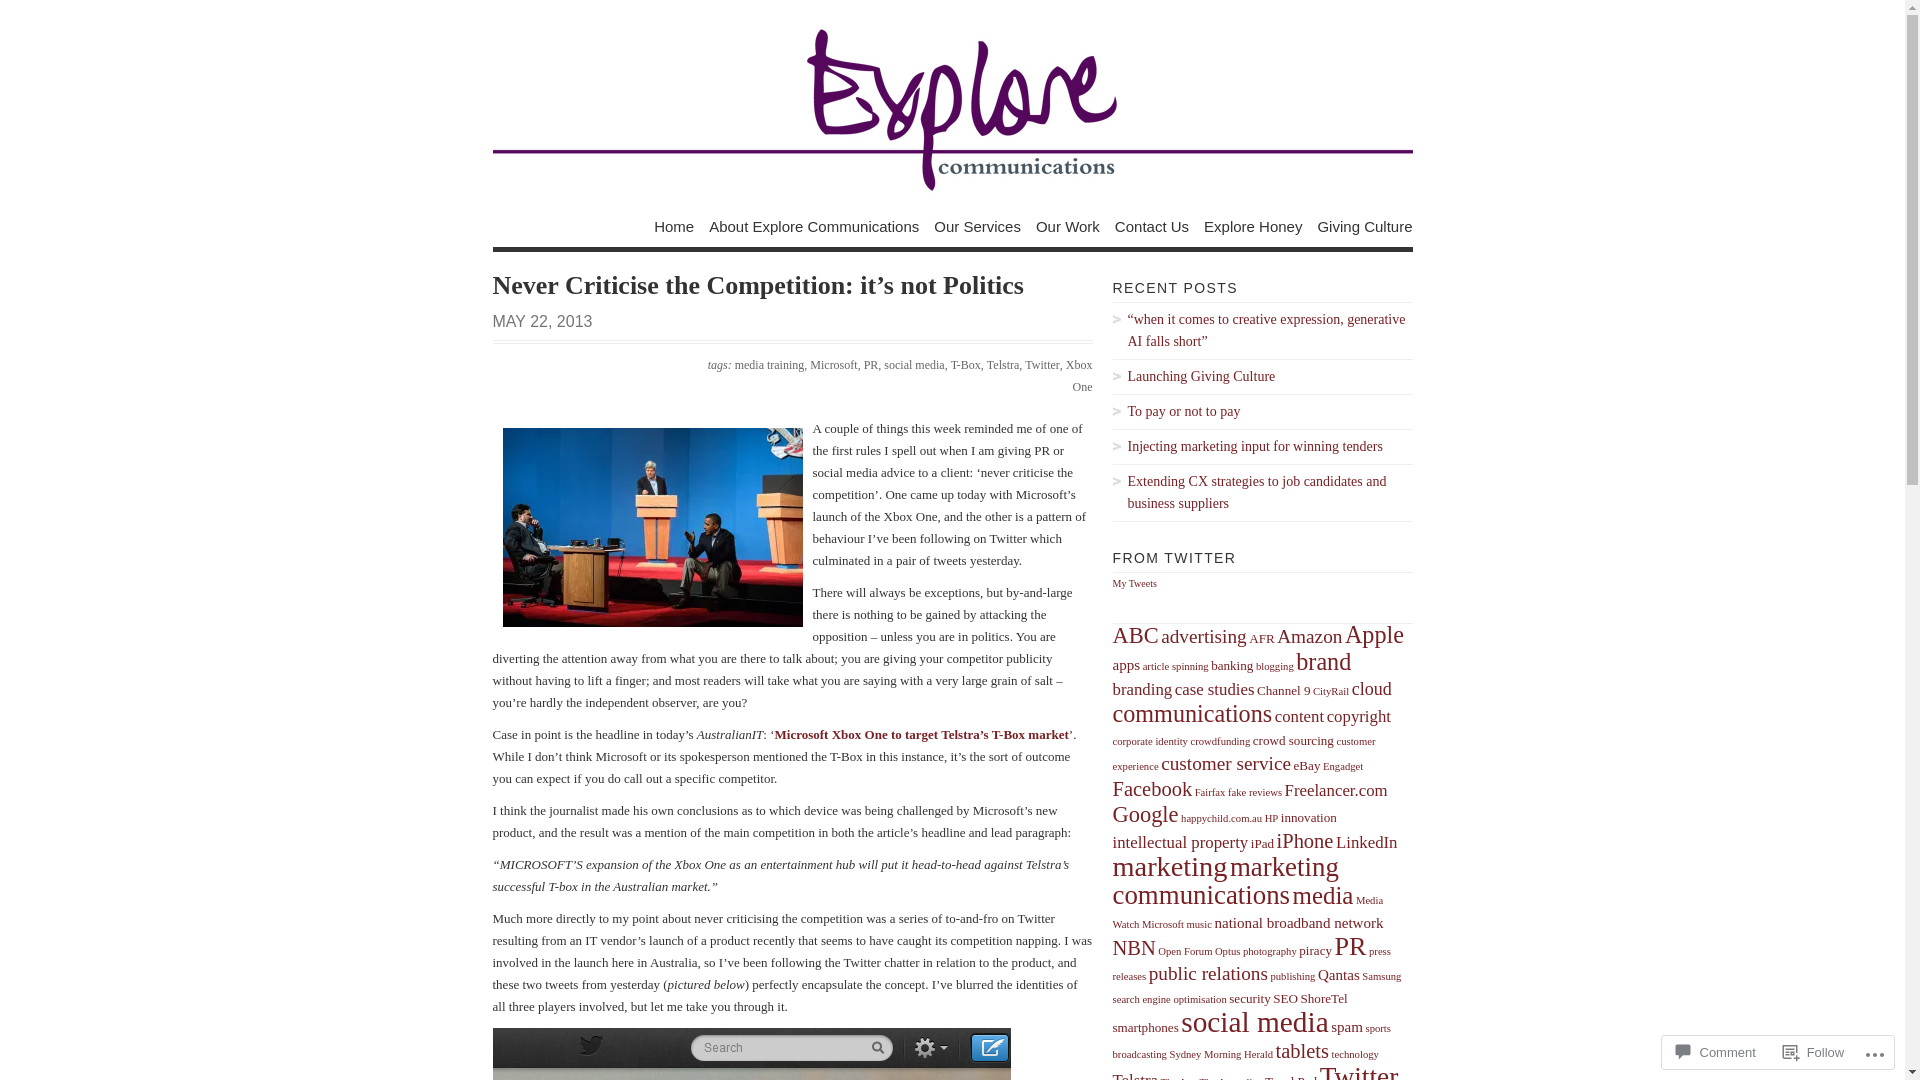 This screenshot has height=1080, width=1920. I want to click on 'Injecting marketing input for winning tenders', so click(1261, 446).